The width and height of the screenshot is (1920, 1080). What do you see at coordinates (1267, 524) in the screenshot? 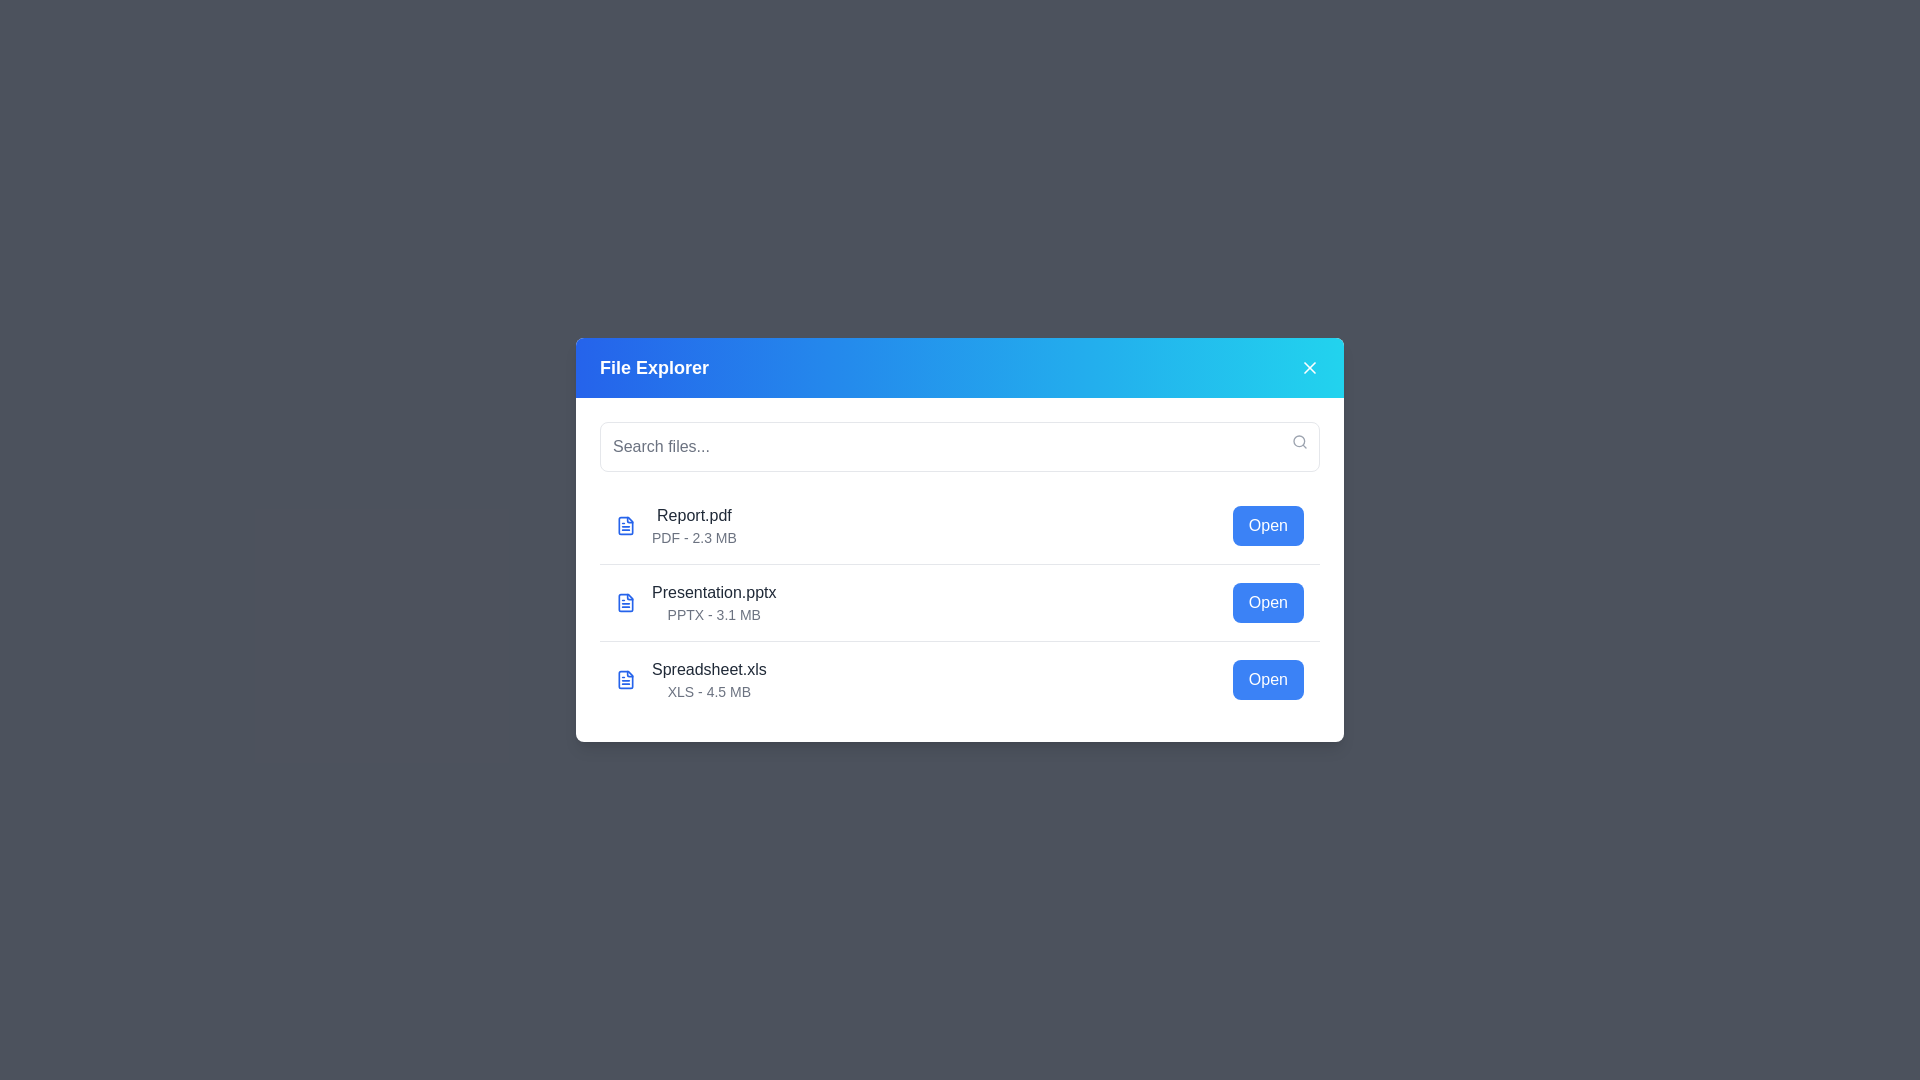
I see `'Open' button for the file named Report.pdf` at bounding box center [1267, 524].